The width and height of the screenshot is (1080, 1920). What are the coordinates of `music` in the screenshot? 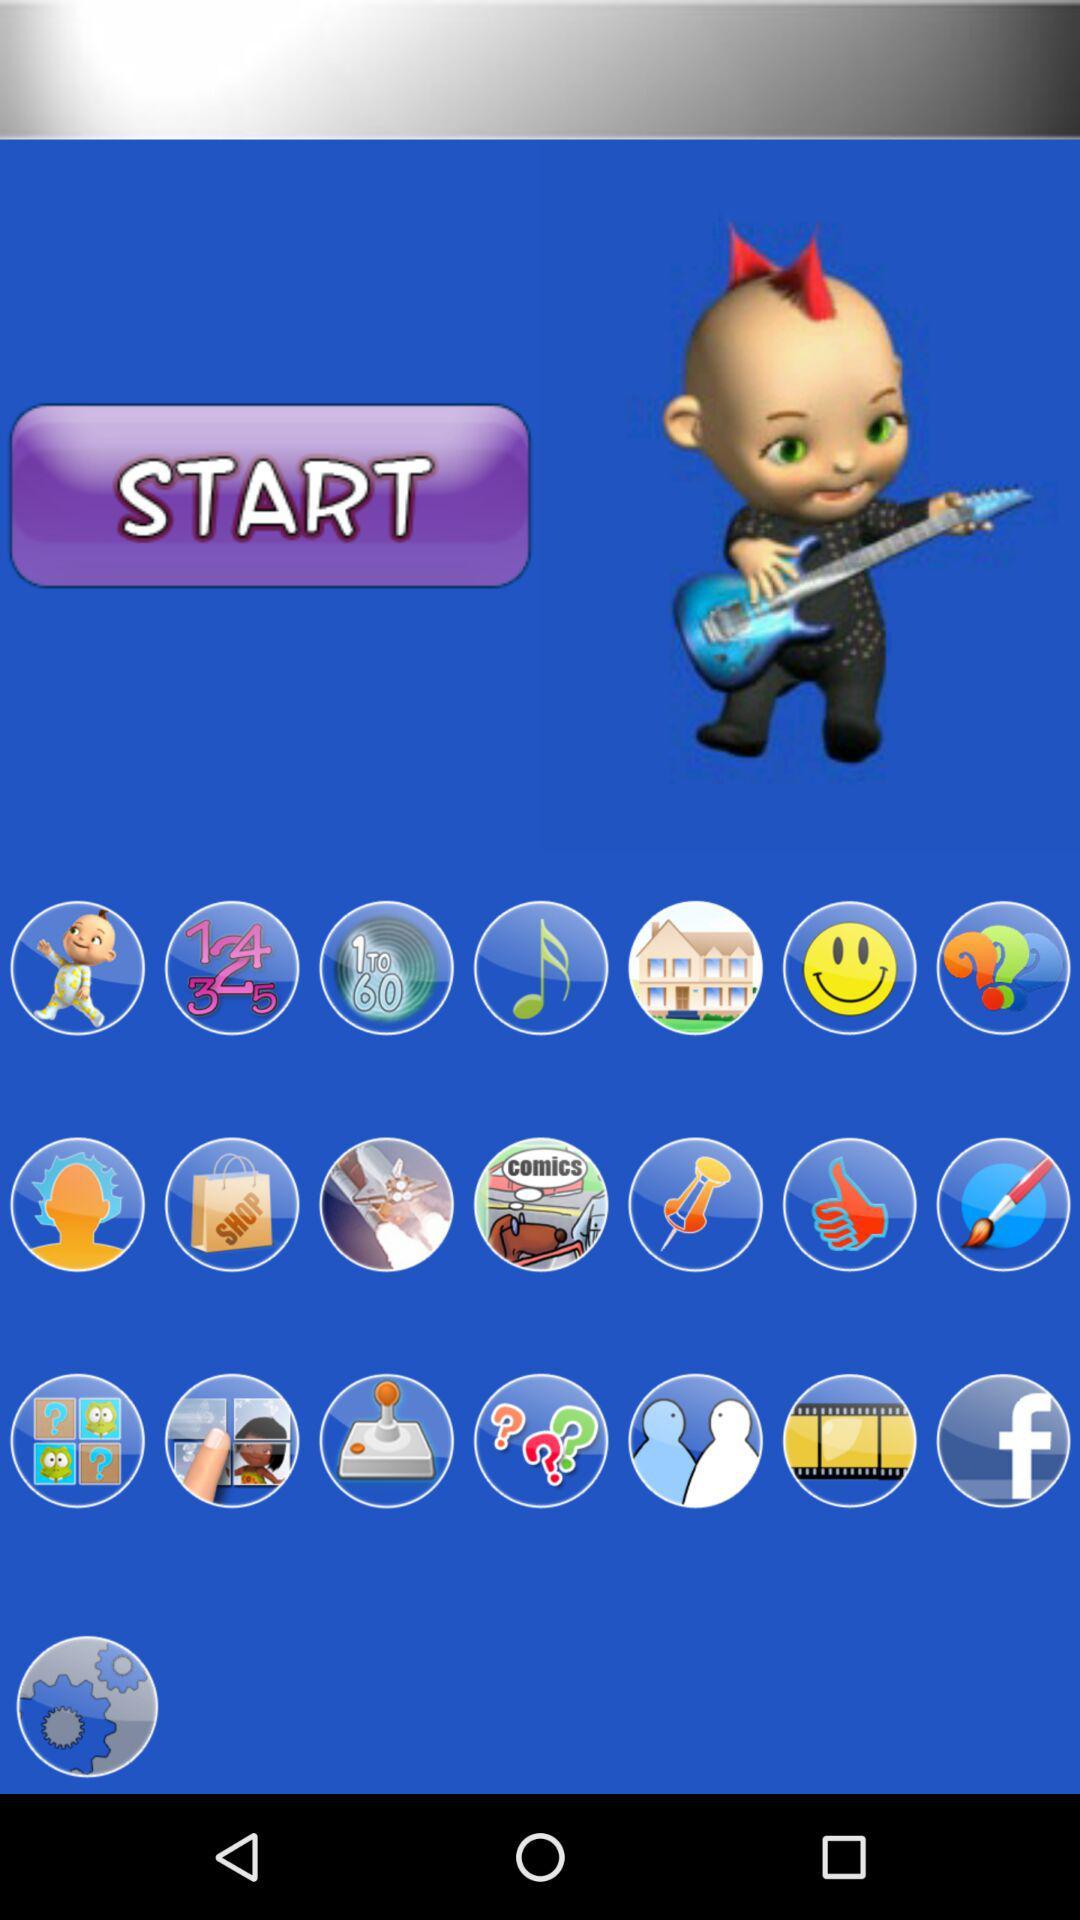 It's located at (540, 968).